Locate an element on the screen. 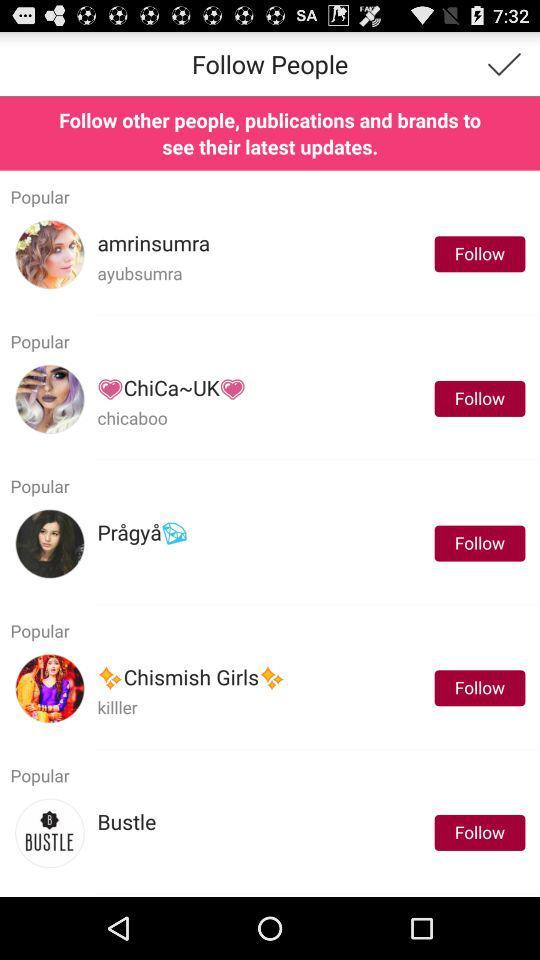  the bustle is located at coordinates (126, 822).